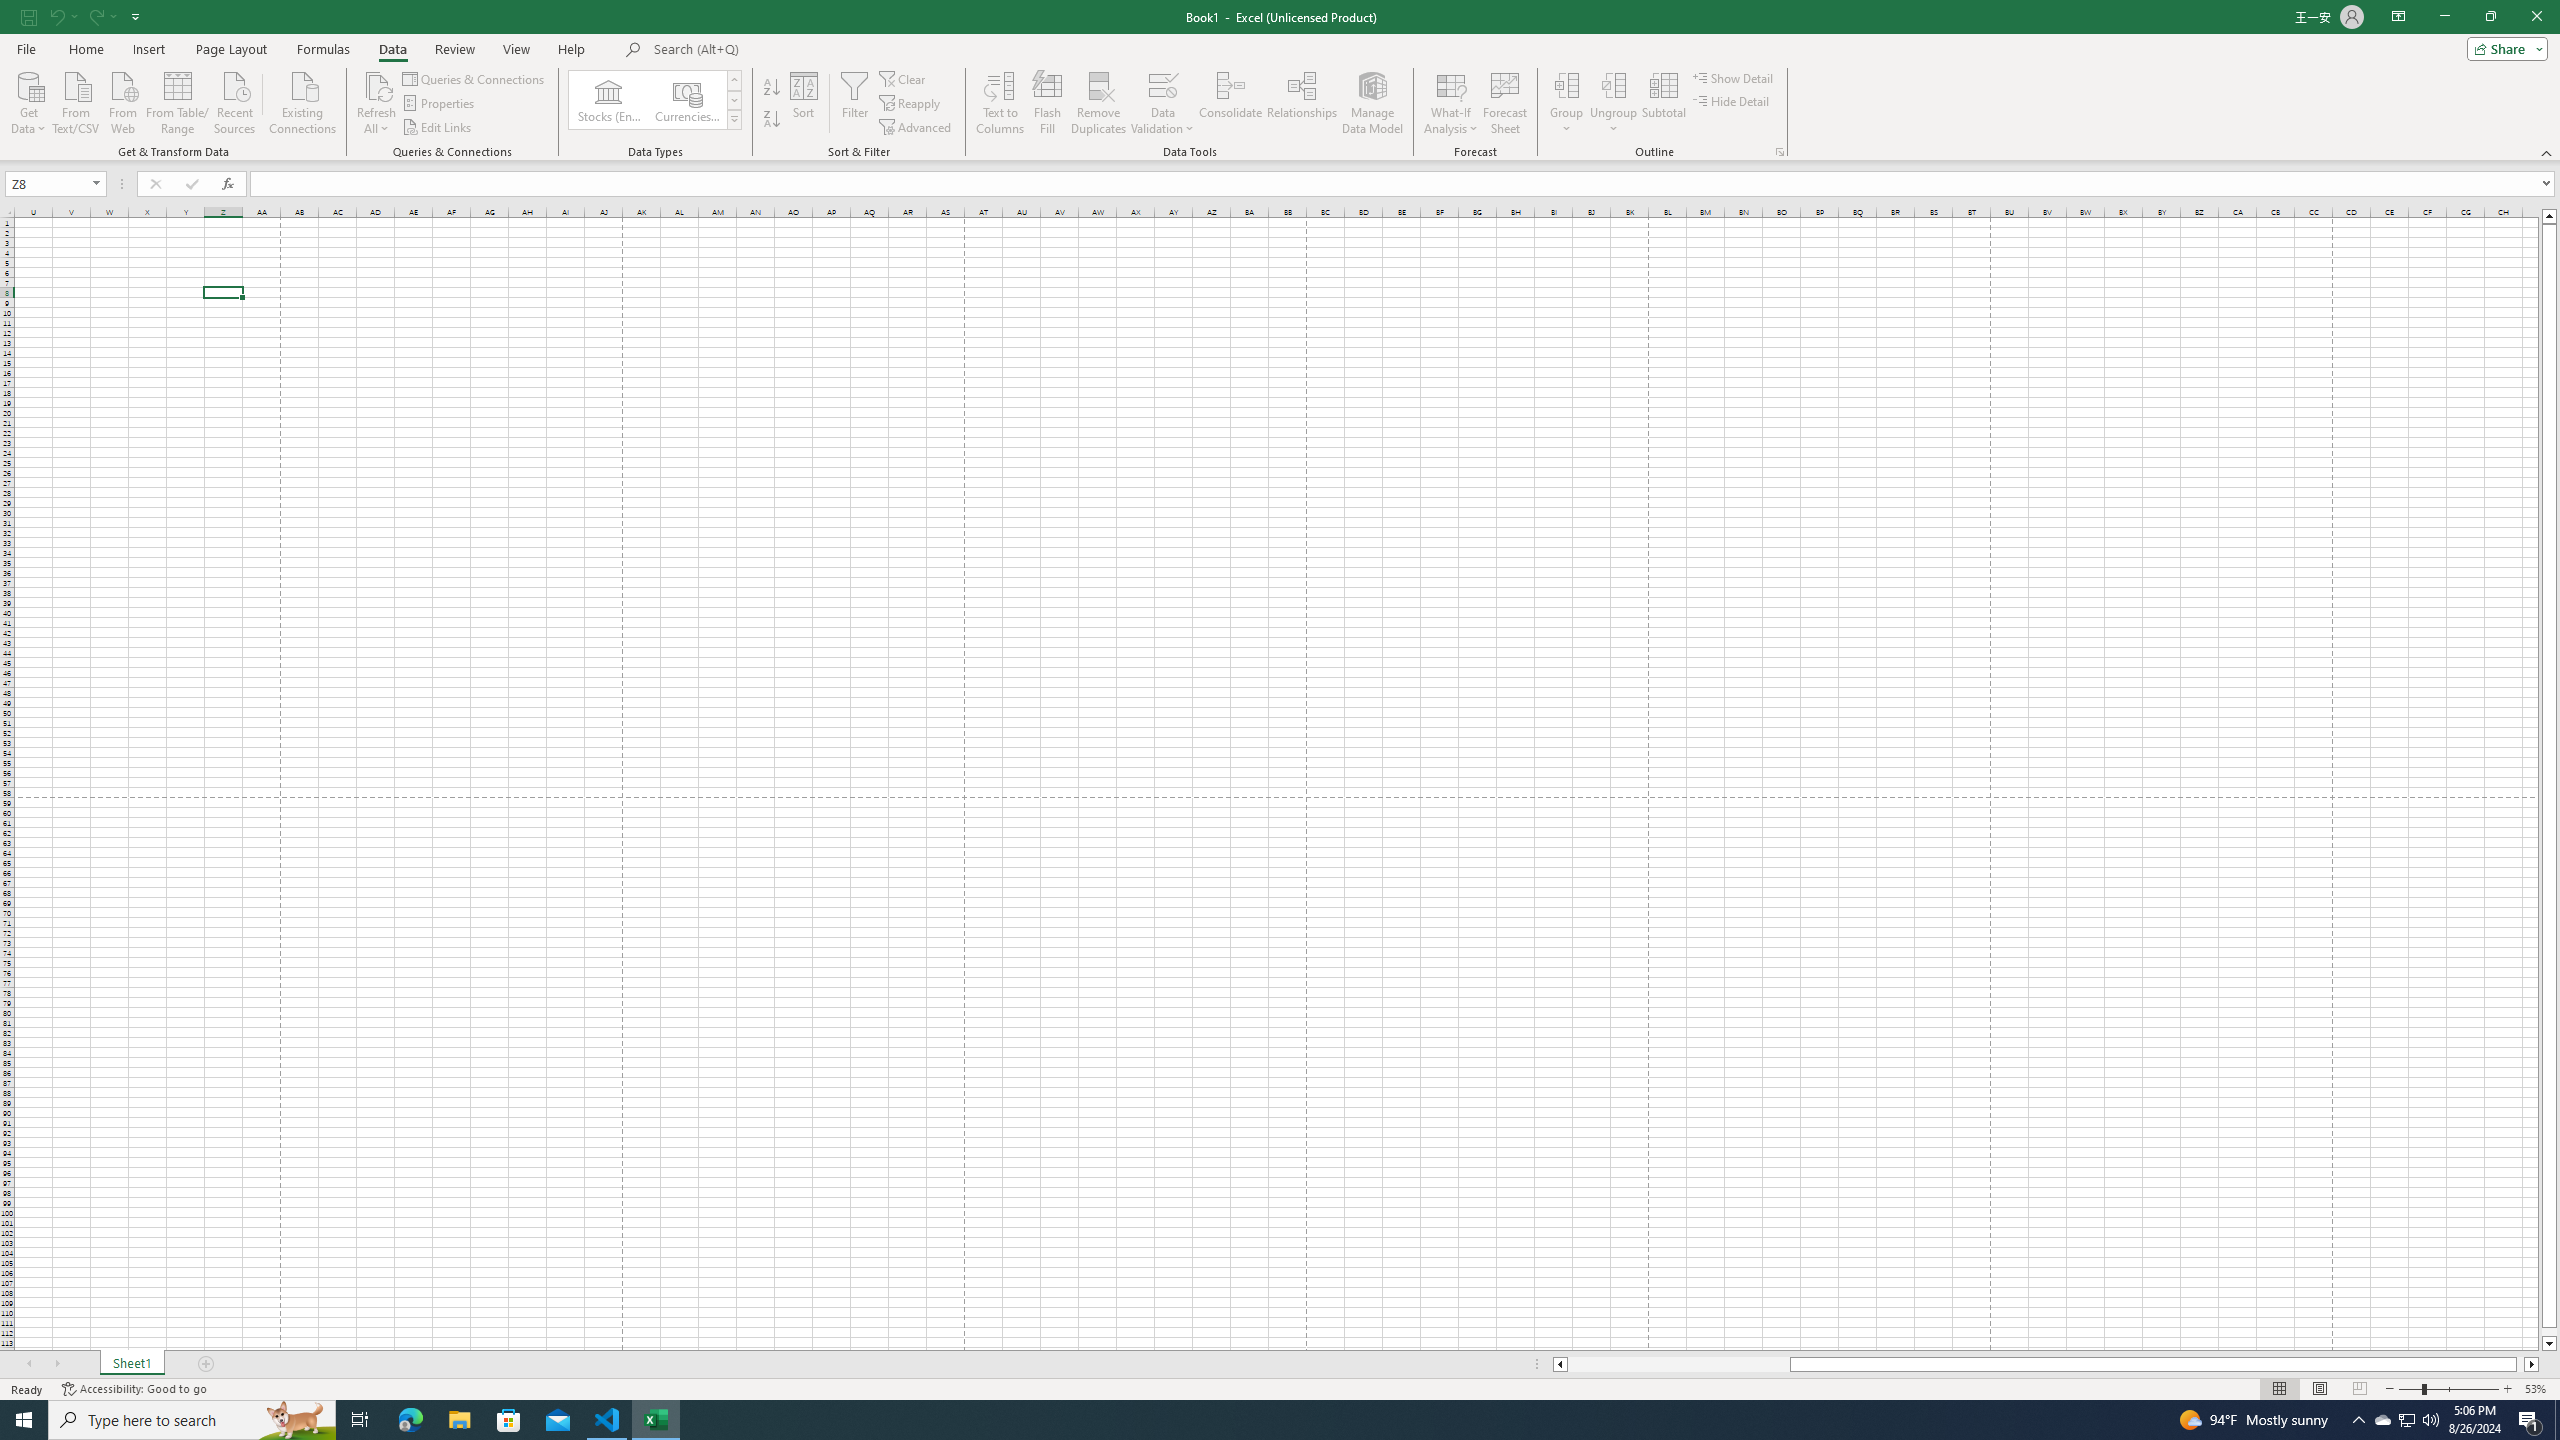  Describe the element at coordinates (1231, 103) in the screenshot. I see `'Consolidate...'` at that location.